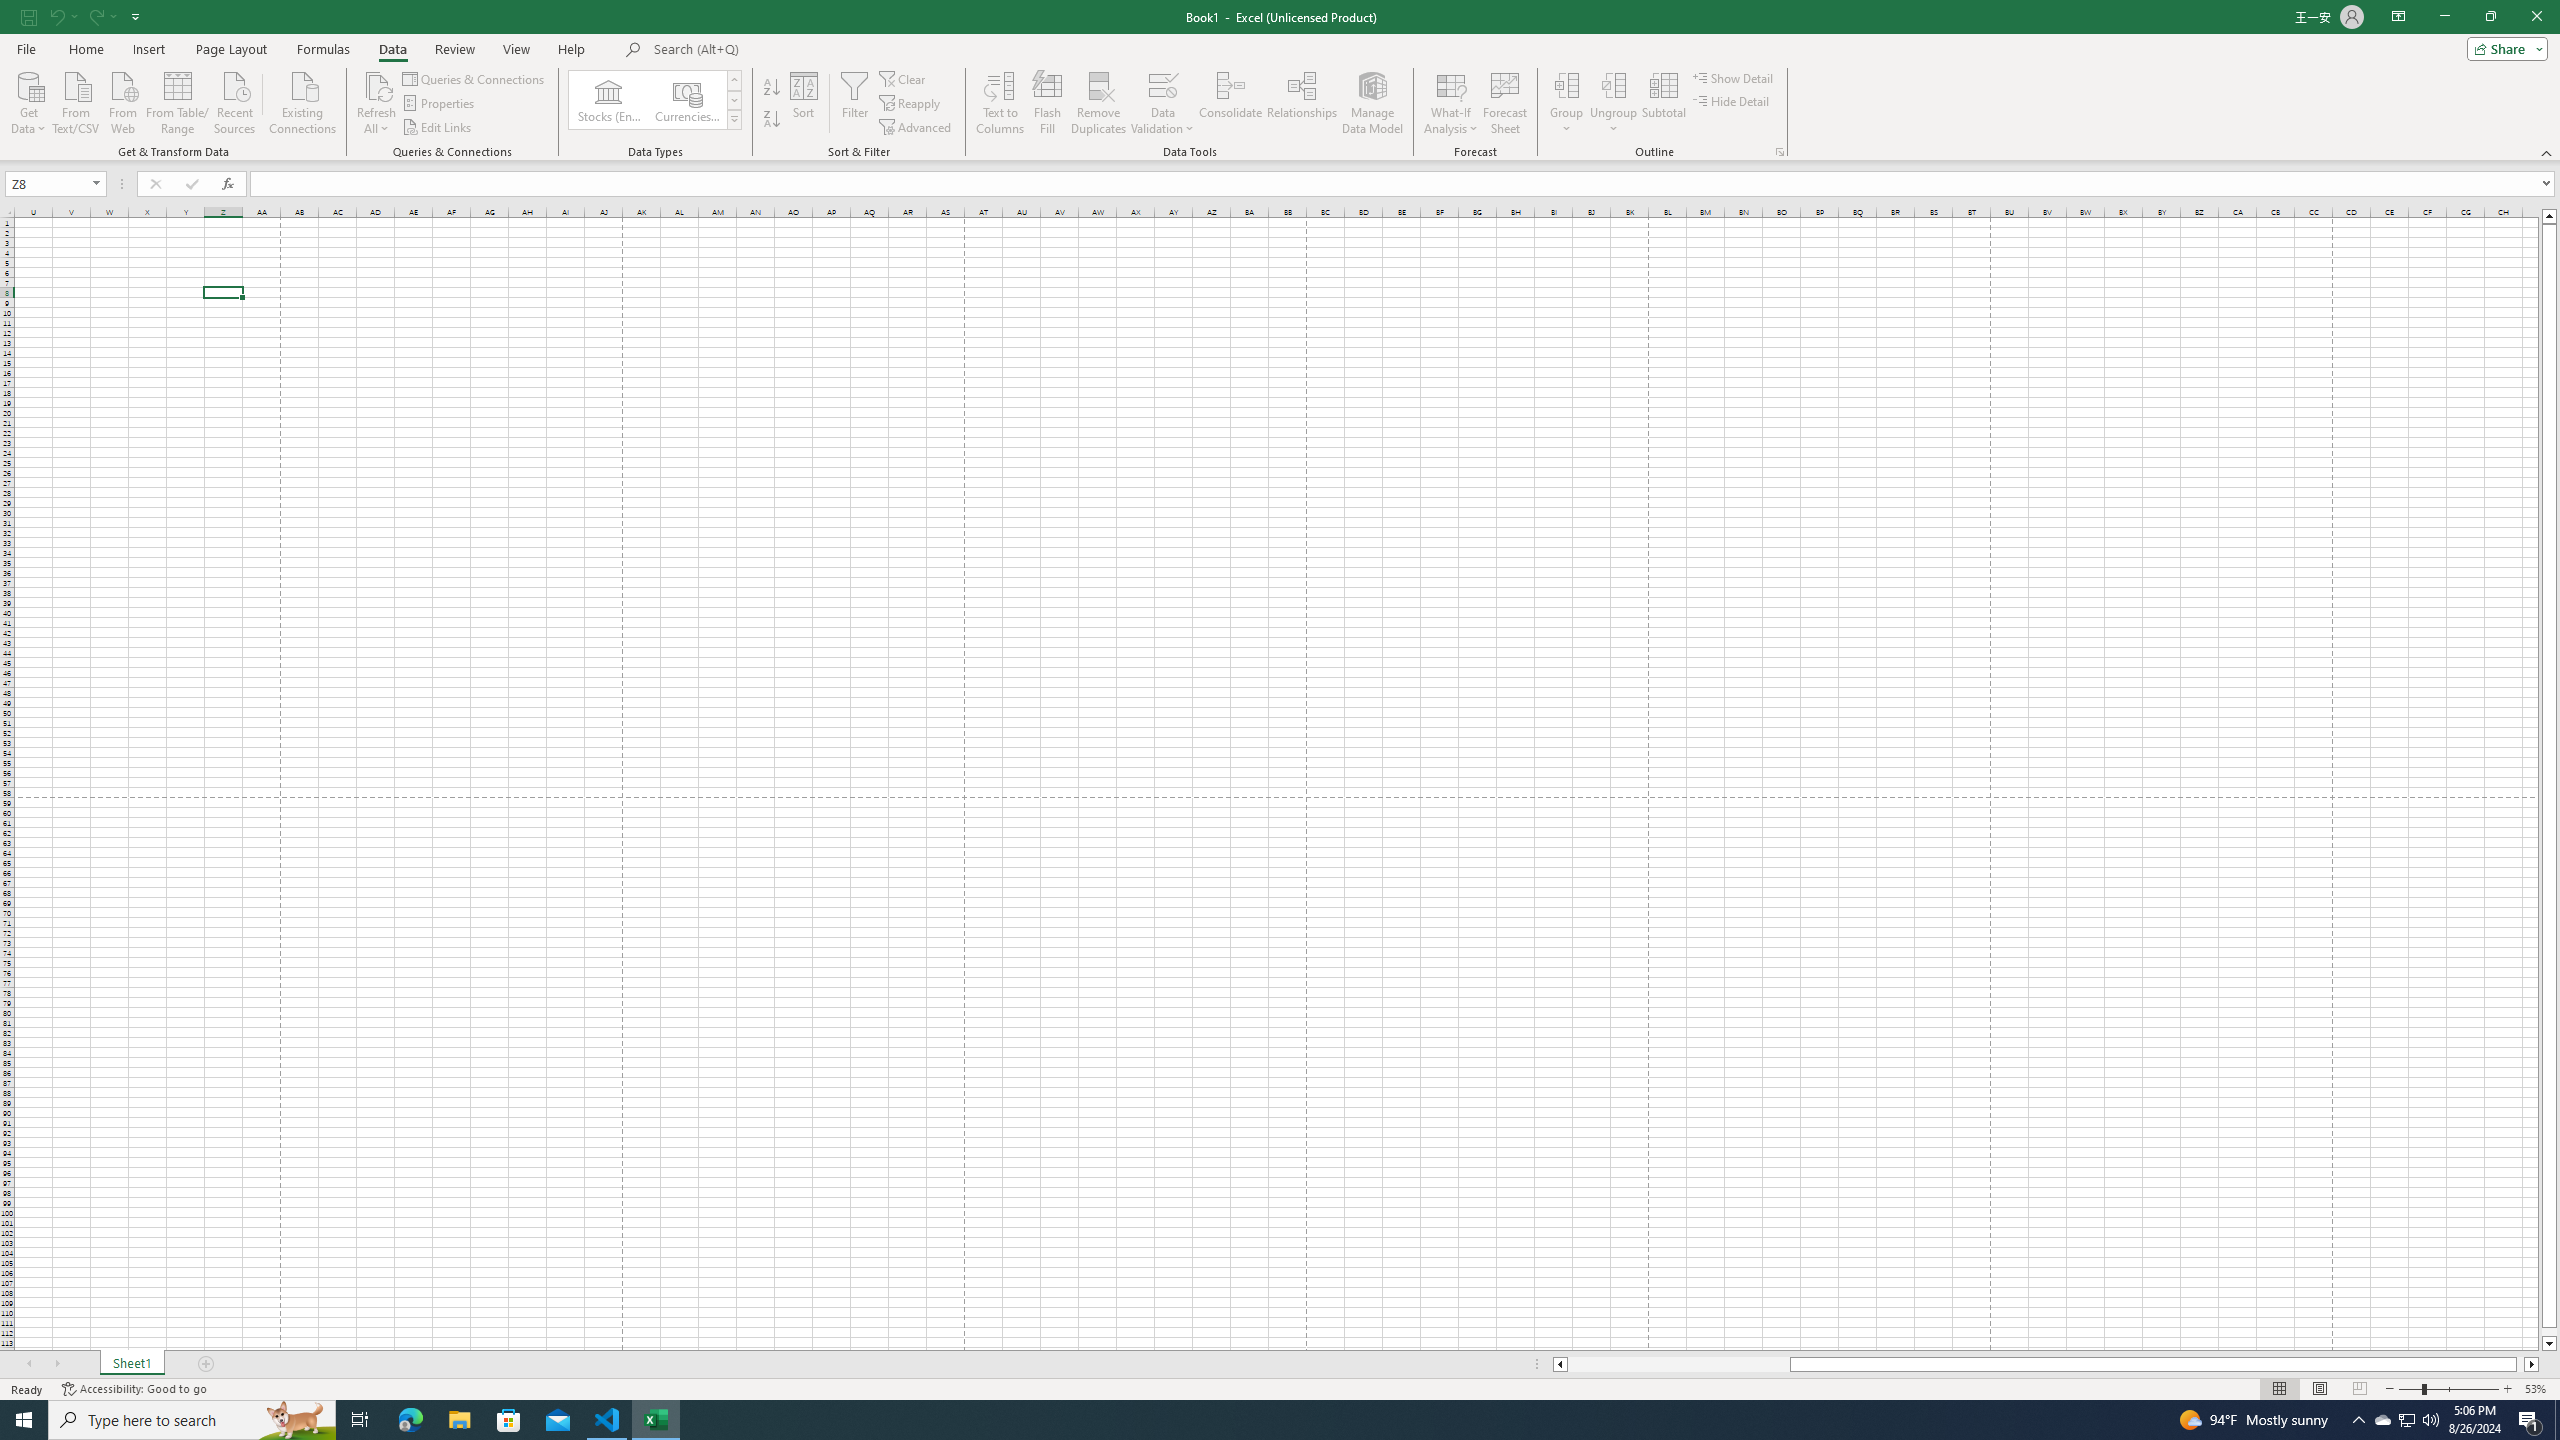  Describe the element at coordinates (1231, 103) in the screenshot. I see `'Consolidate...'` at that location.